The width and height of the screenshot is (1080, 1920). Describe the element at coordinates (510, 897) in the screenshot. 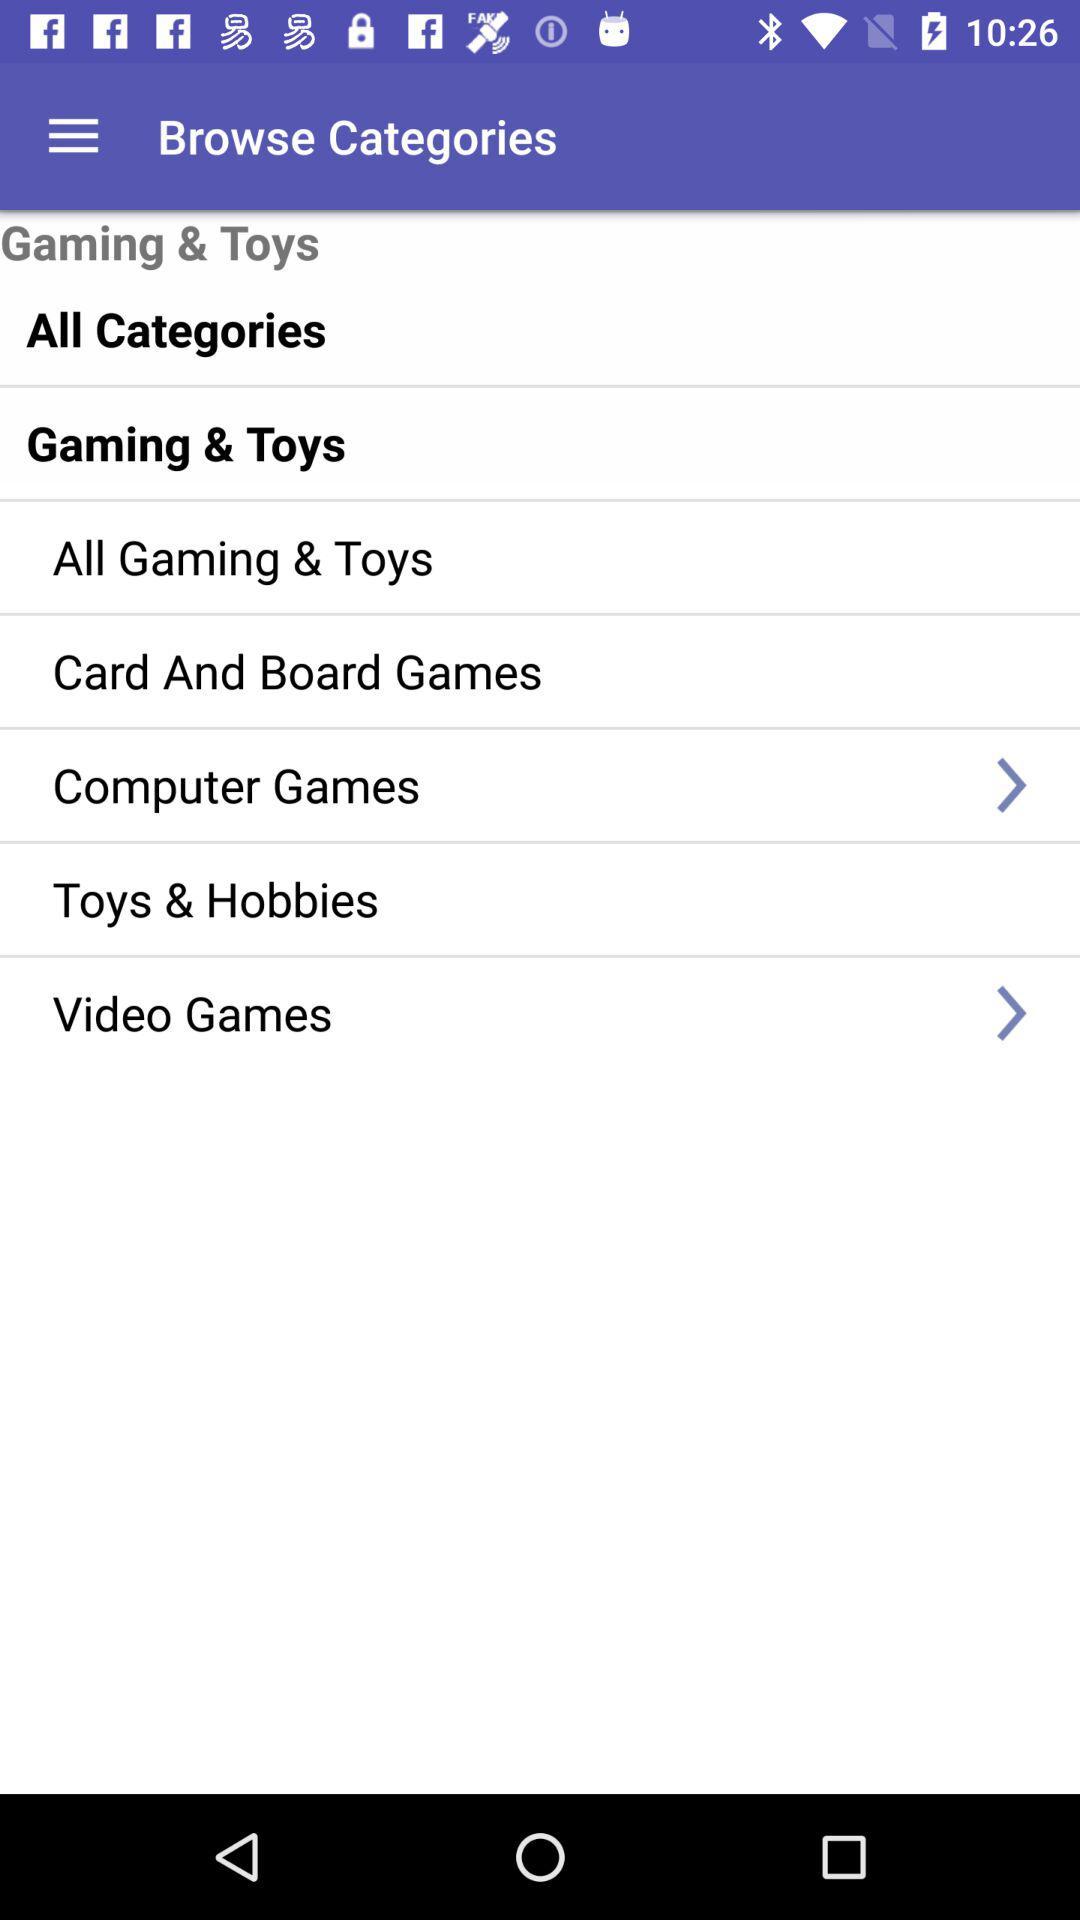

I see `the toys & hobbies item` at that location.